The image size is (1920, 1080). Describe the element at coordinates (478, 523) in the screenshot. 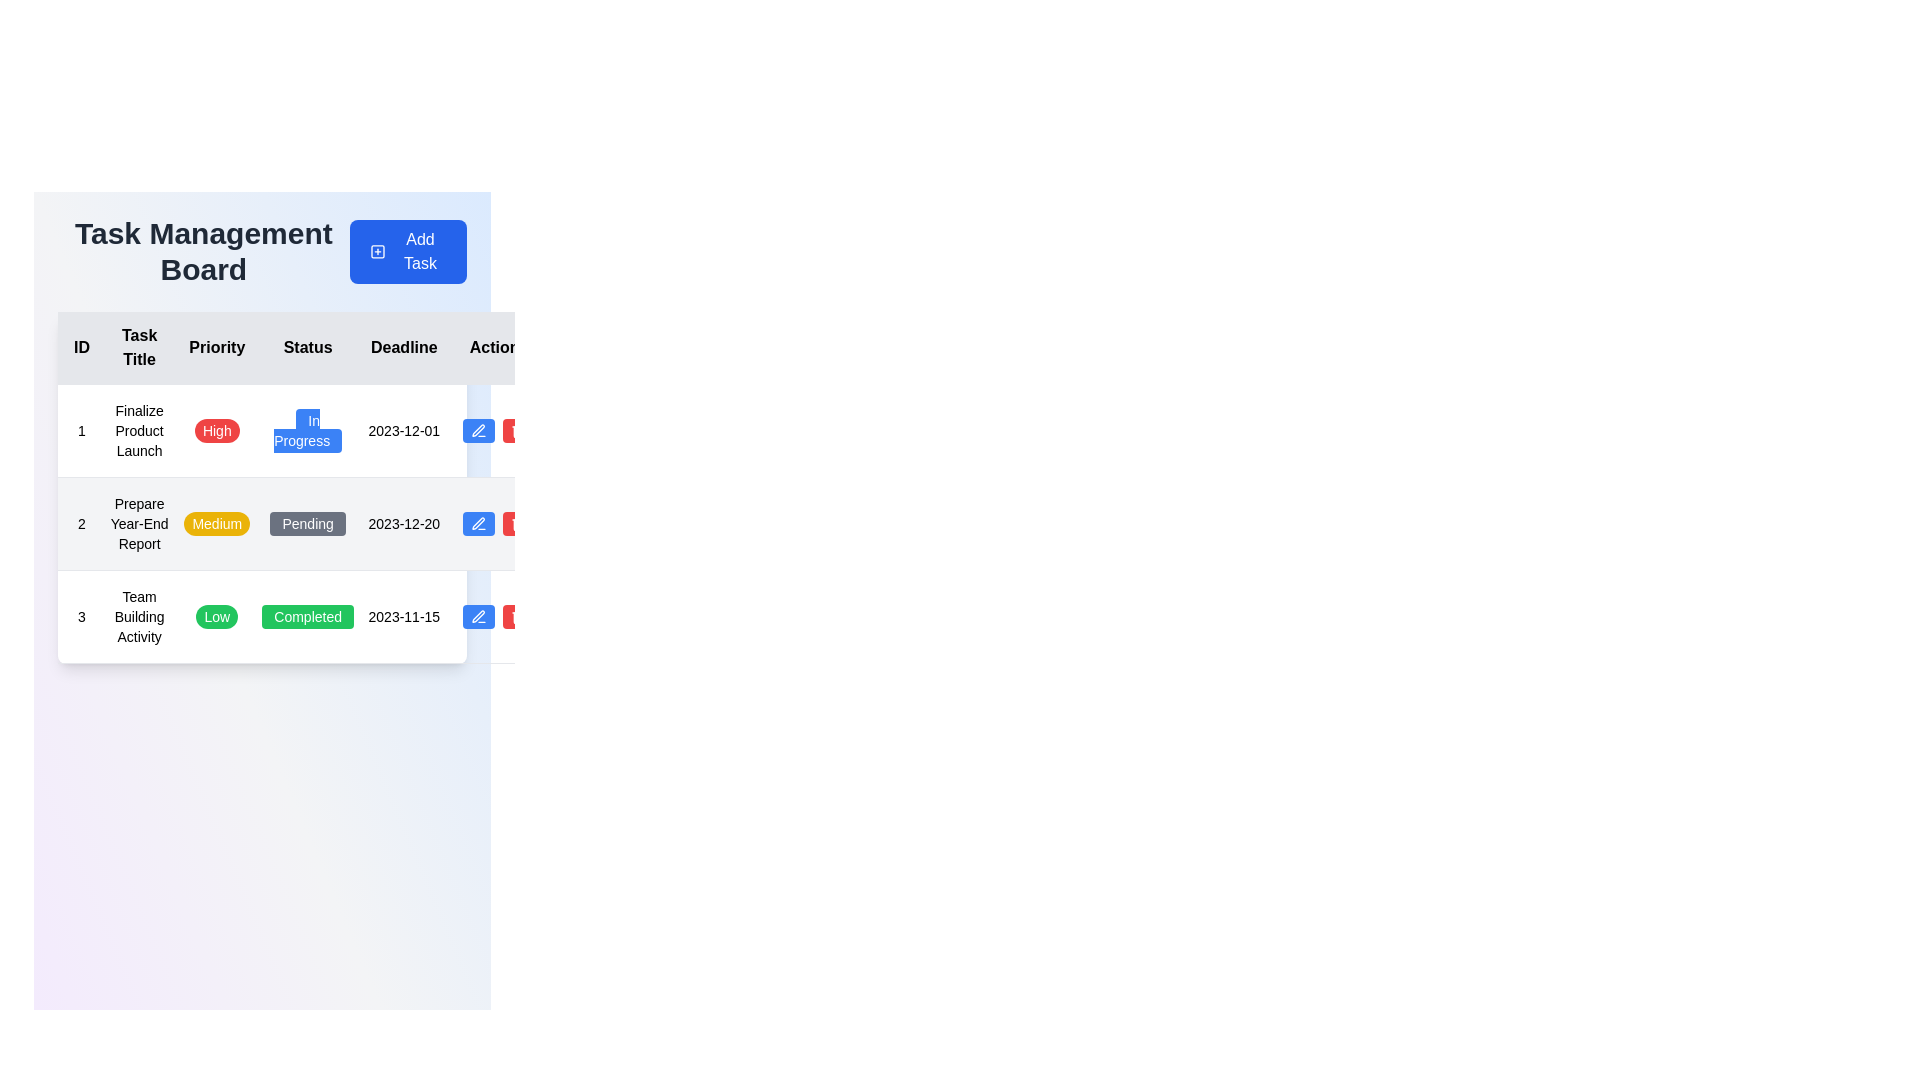

I see `the pen icon in the 'Actions' column of the second row` at that location.